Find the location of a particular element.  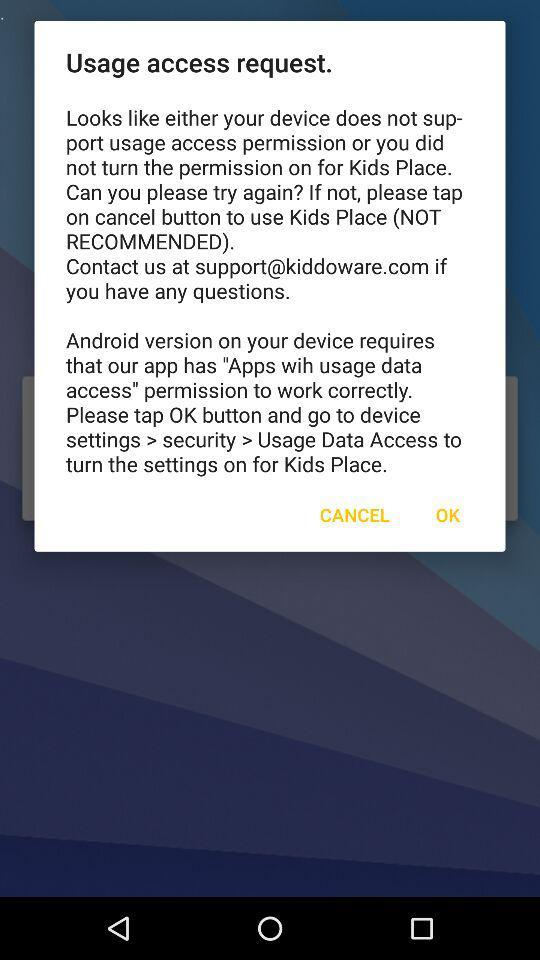

cancel is located at coordinates (353, 513).